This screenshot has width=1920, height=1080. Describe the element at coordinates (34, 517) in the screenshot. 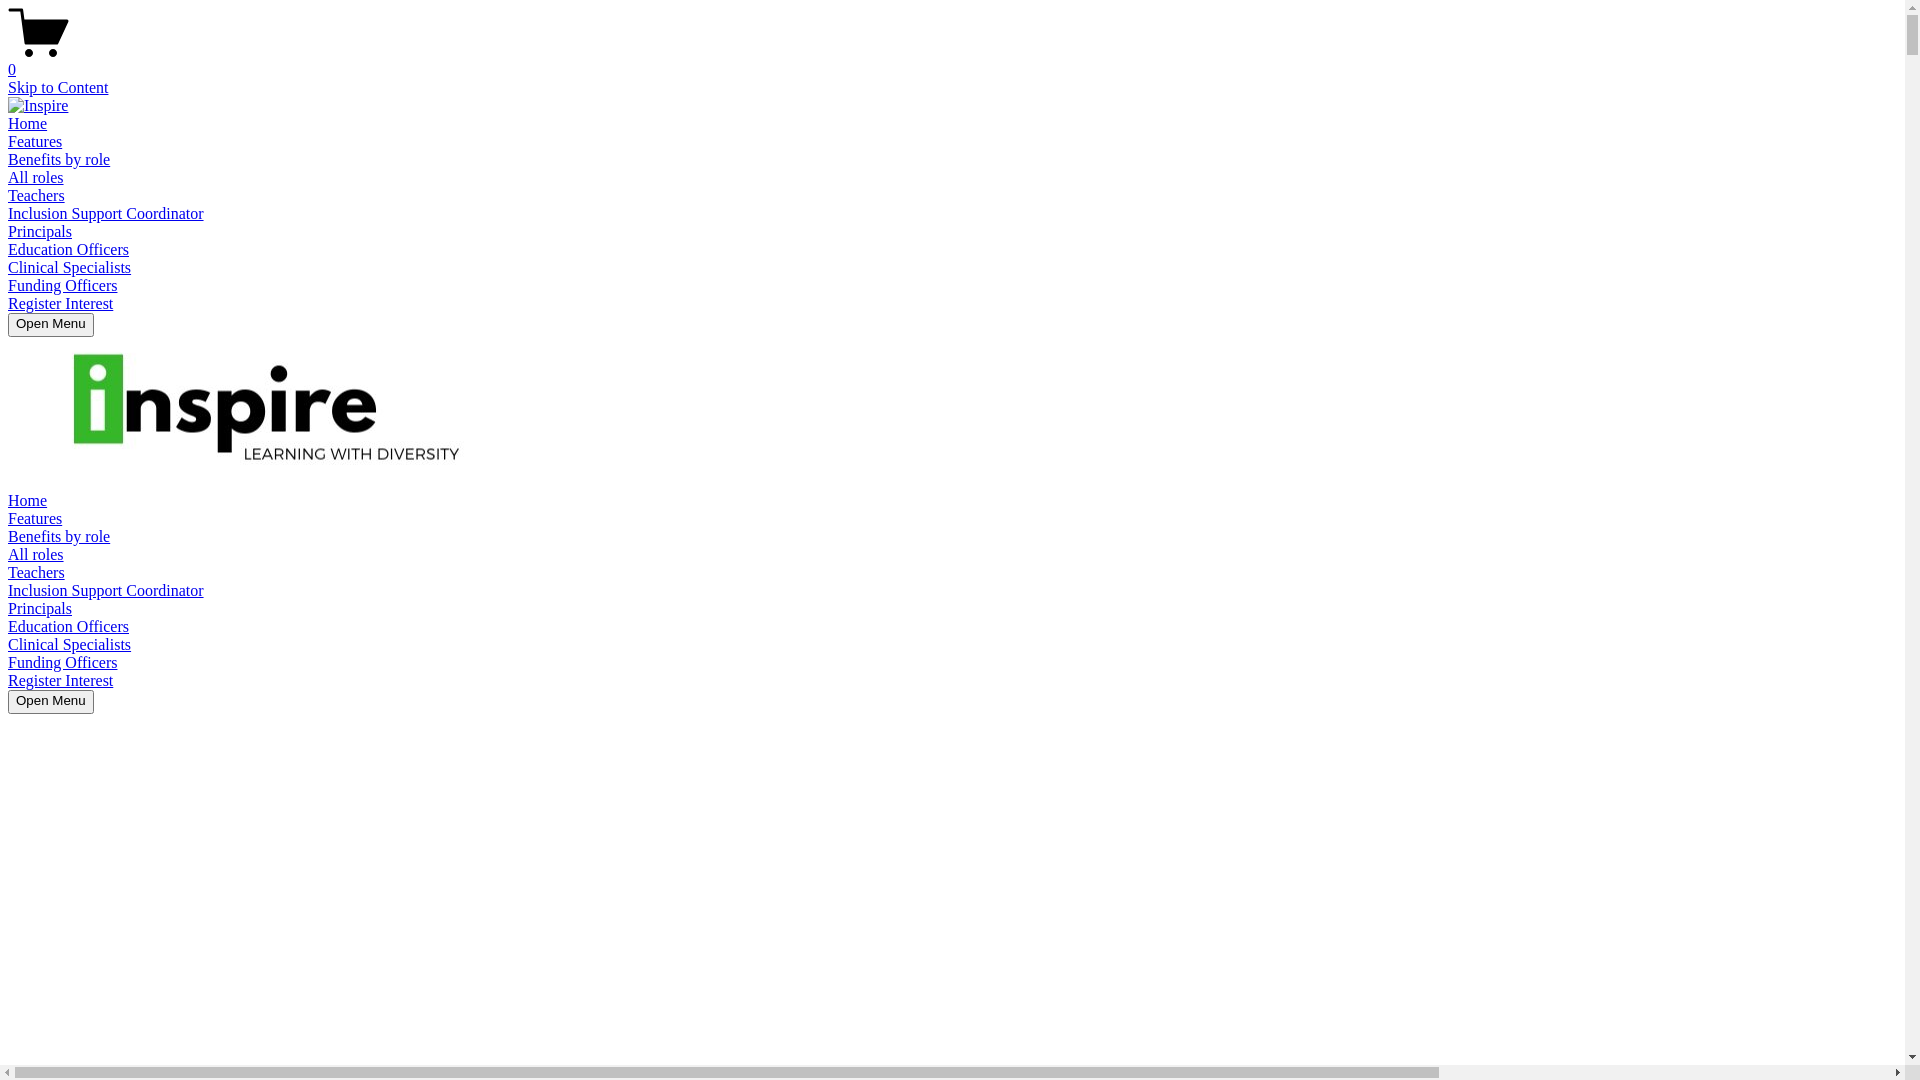

I see `'Features'` at that location.